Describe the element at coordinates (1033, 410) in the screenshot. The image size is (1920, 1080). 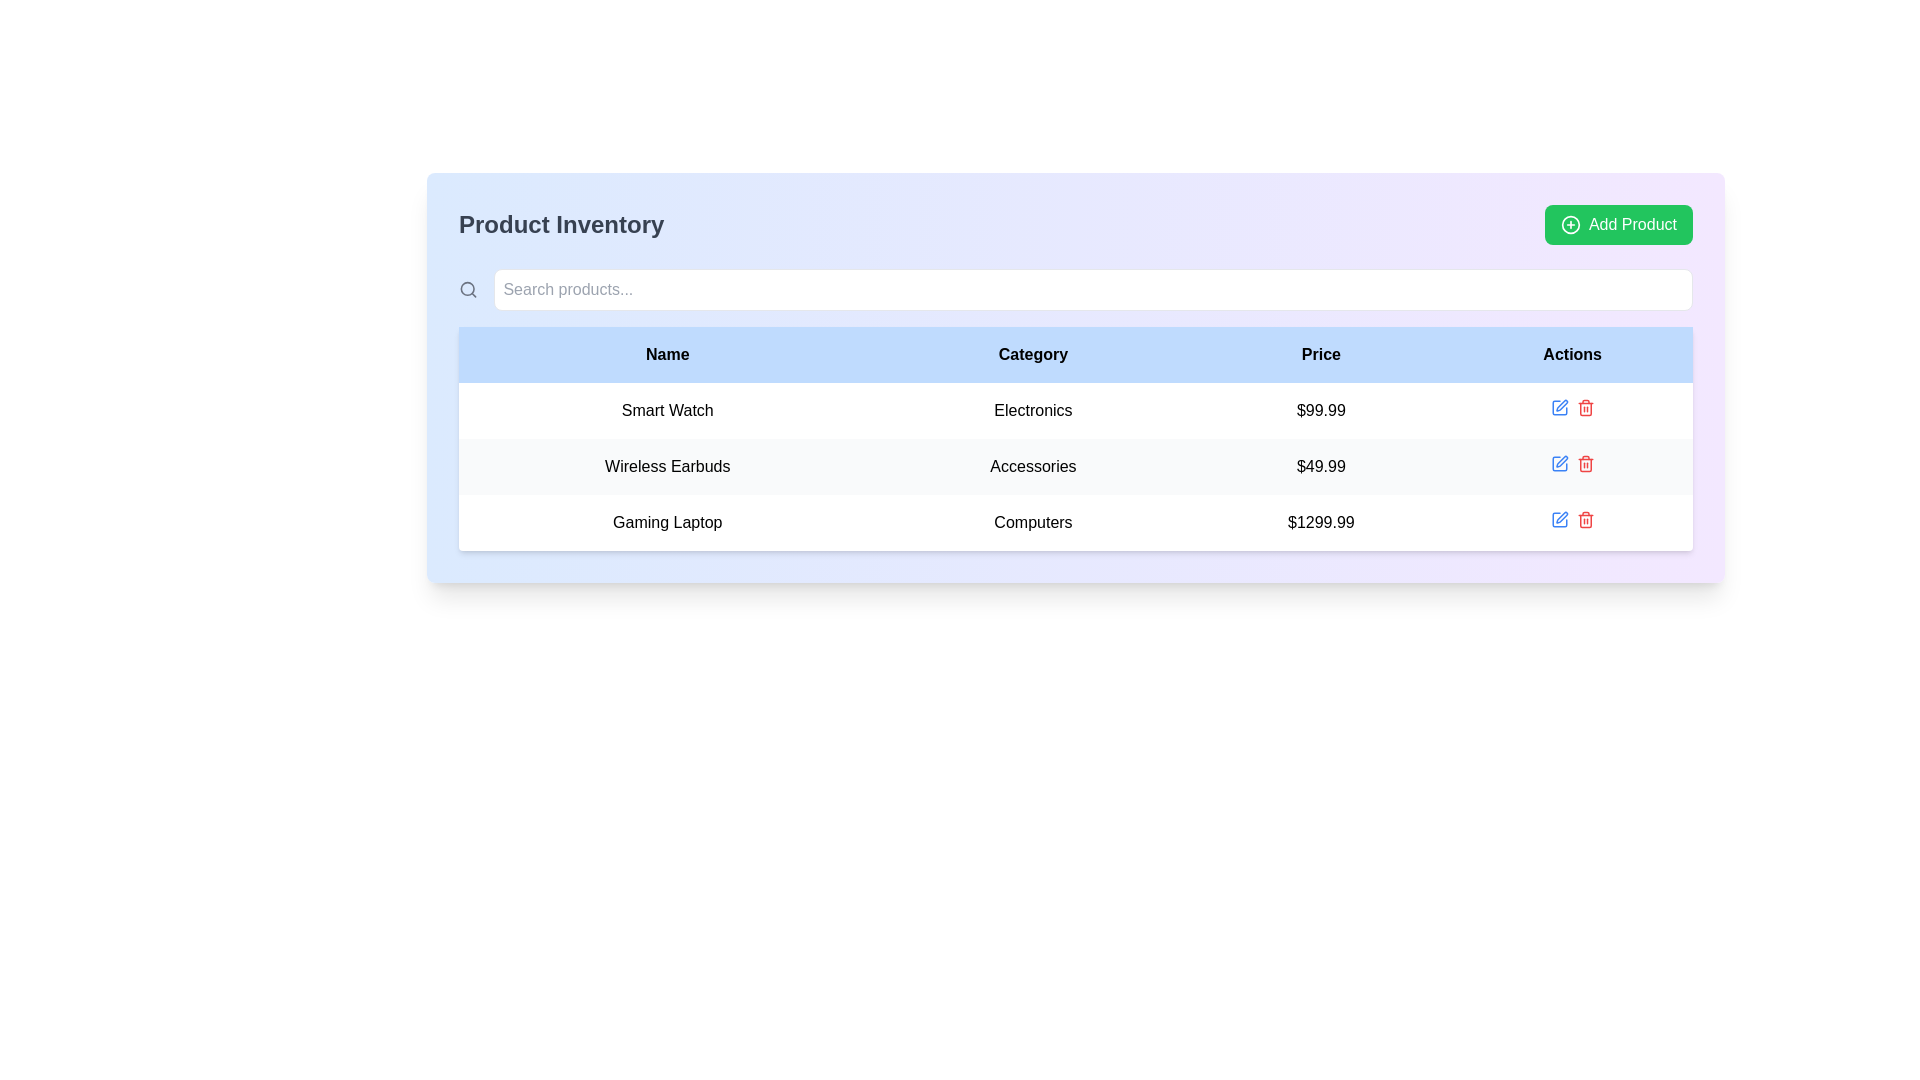
I see `the static text element displaying the category label 'Electronics' in the 'Product Inventory' interface by moving the cursor to its center` at that location.